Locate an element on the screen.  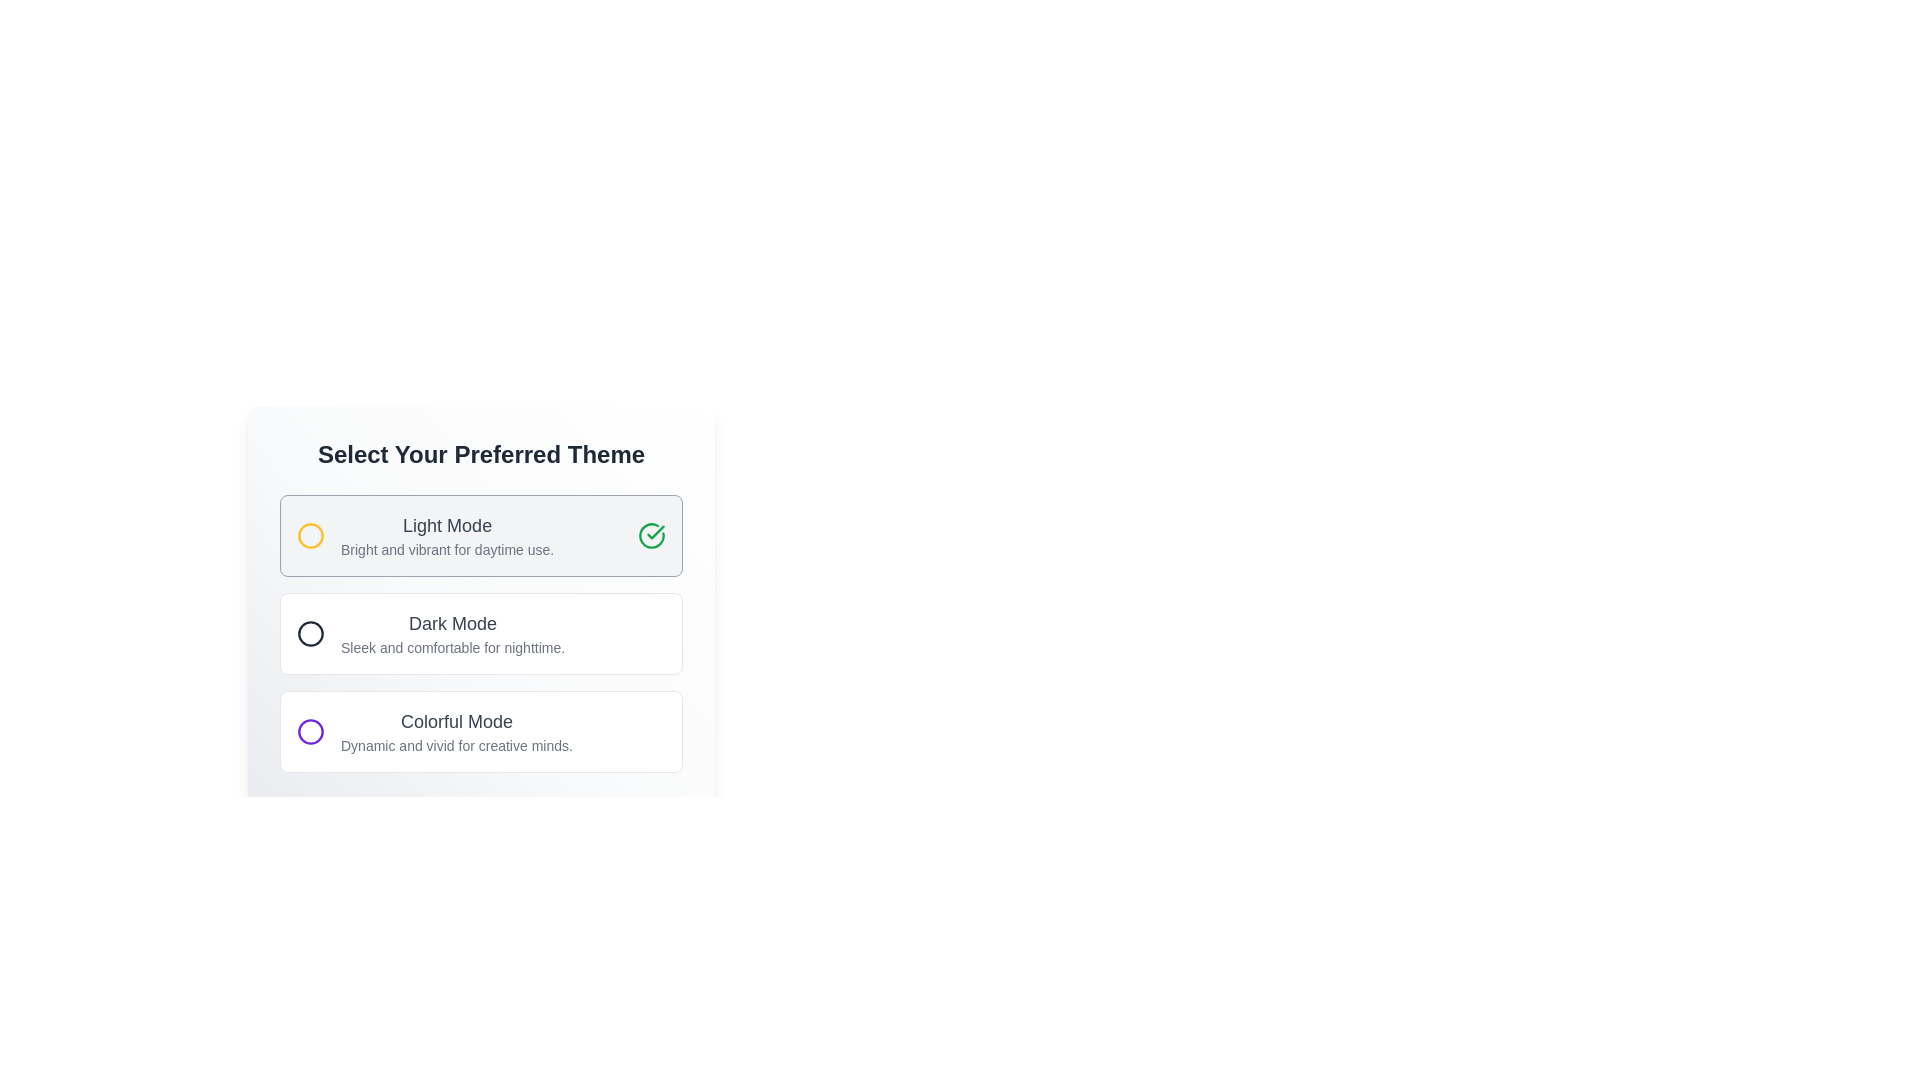
the heading element styled in bold typography with the text 'Select Your Preferred Theme' located at the upper center of the card layout is located at coordinates (481, 455).